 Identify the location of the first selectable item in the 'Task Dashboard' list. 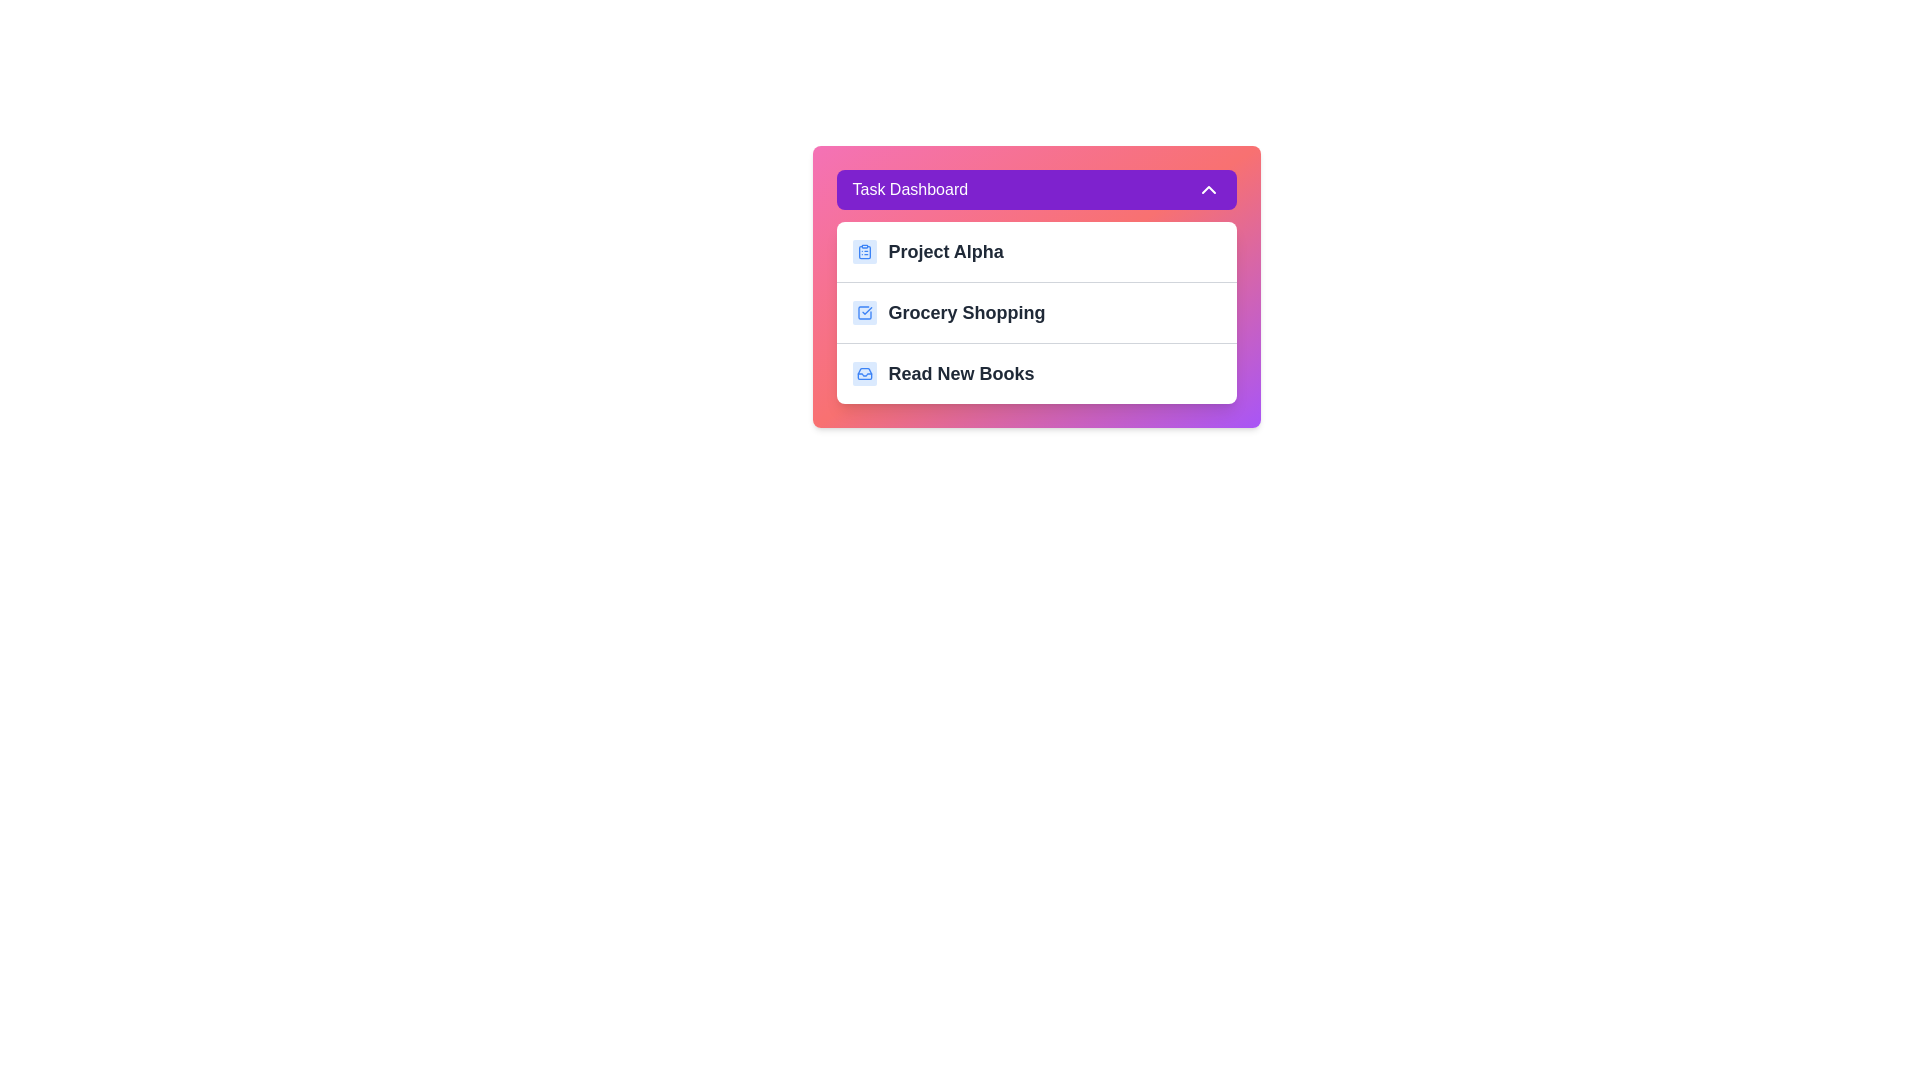
(1036, 250).